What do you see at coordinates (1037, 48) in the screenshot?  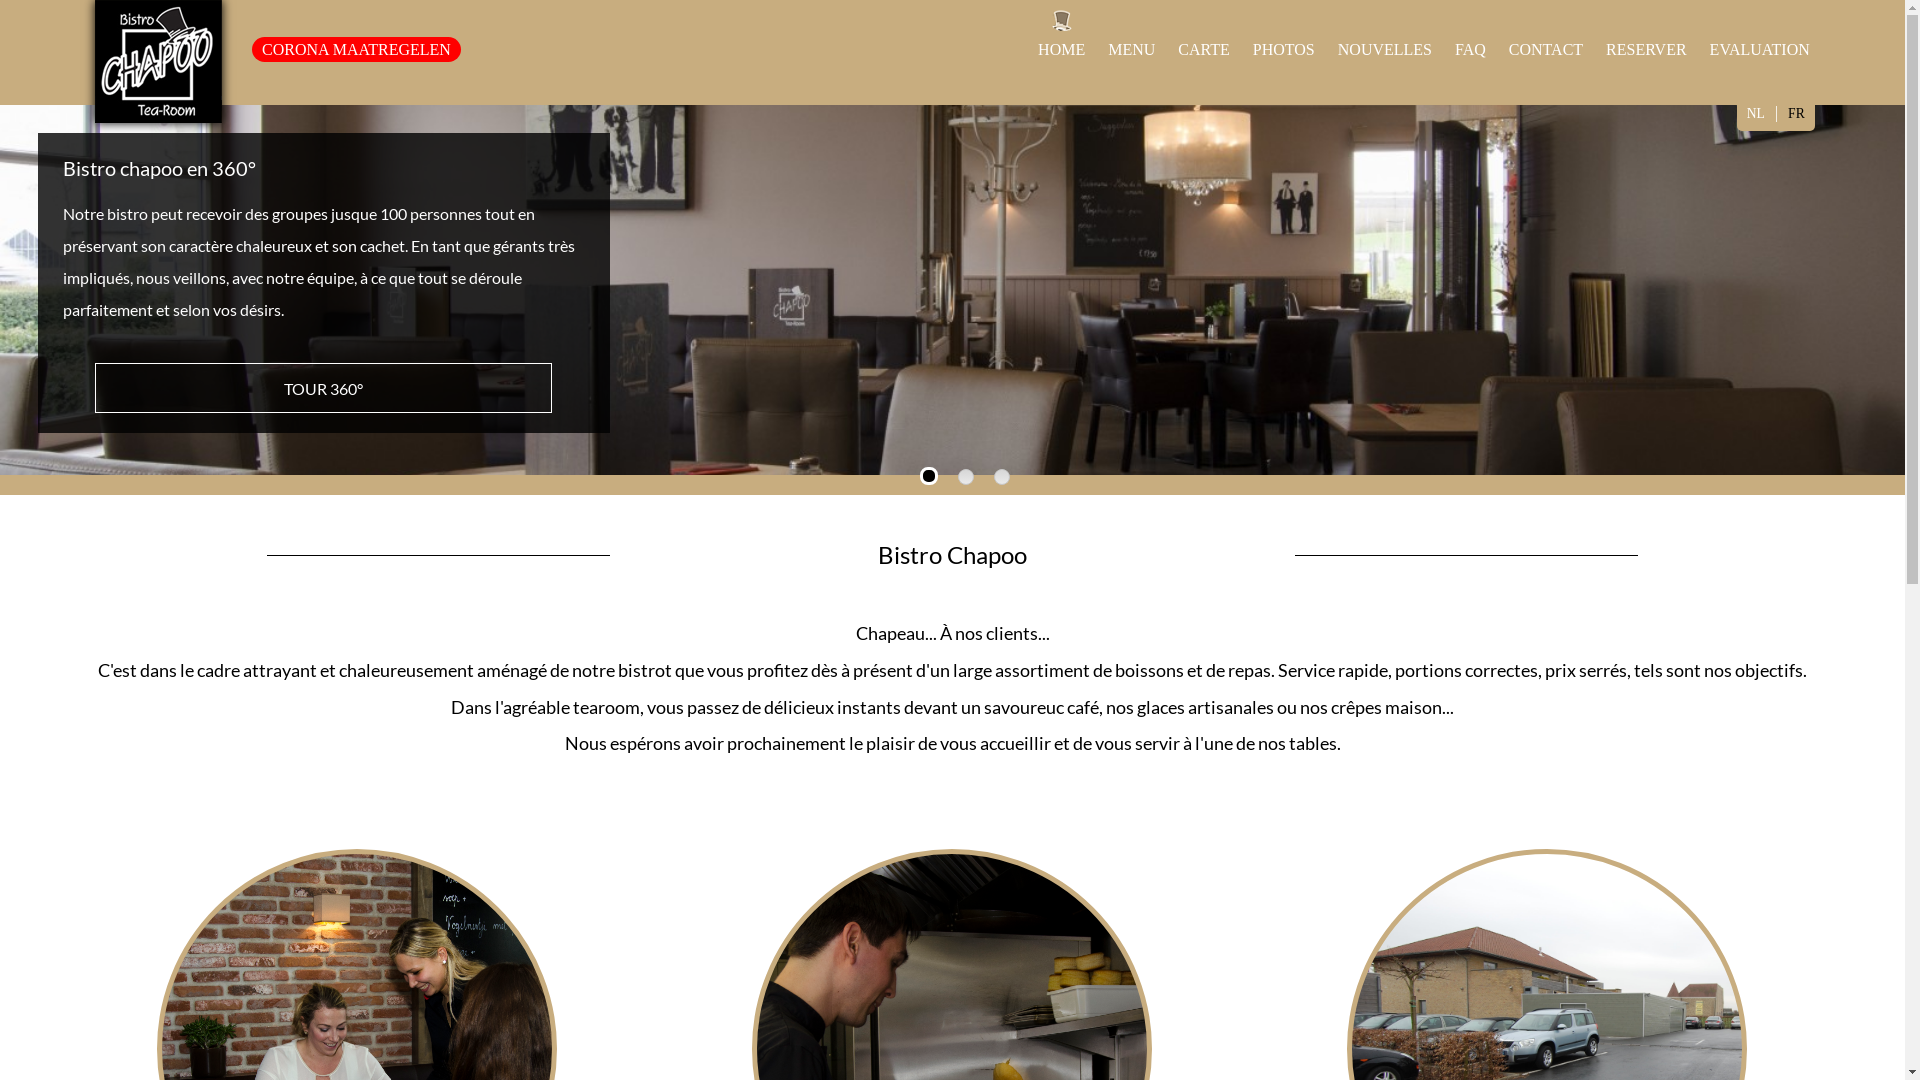 I see `'HOME'` at bounding box center [1037, 48].